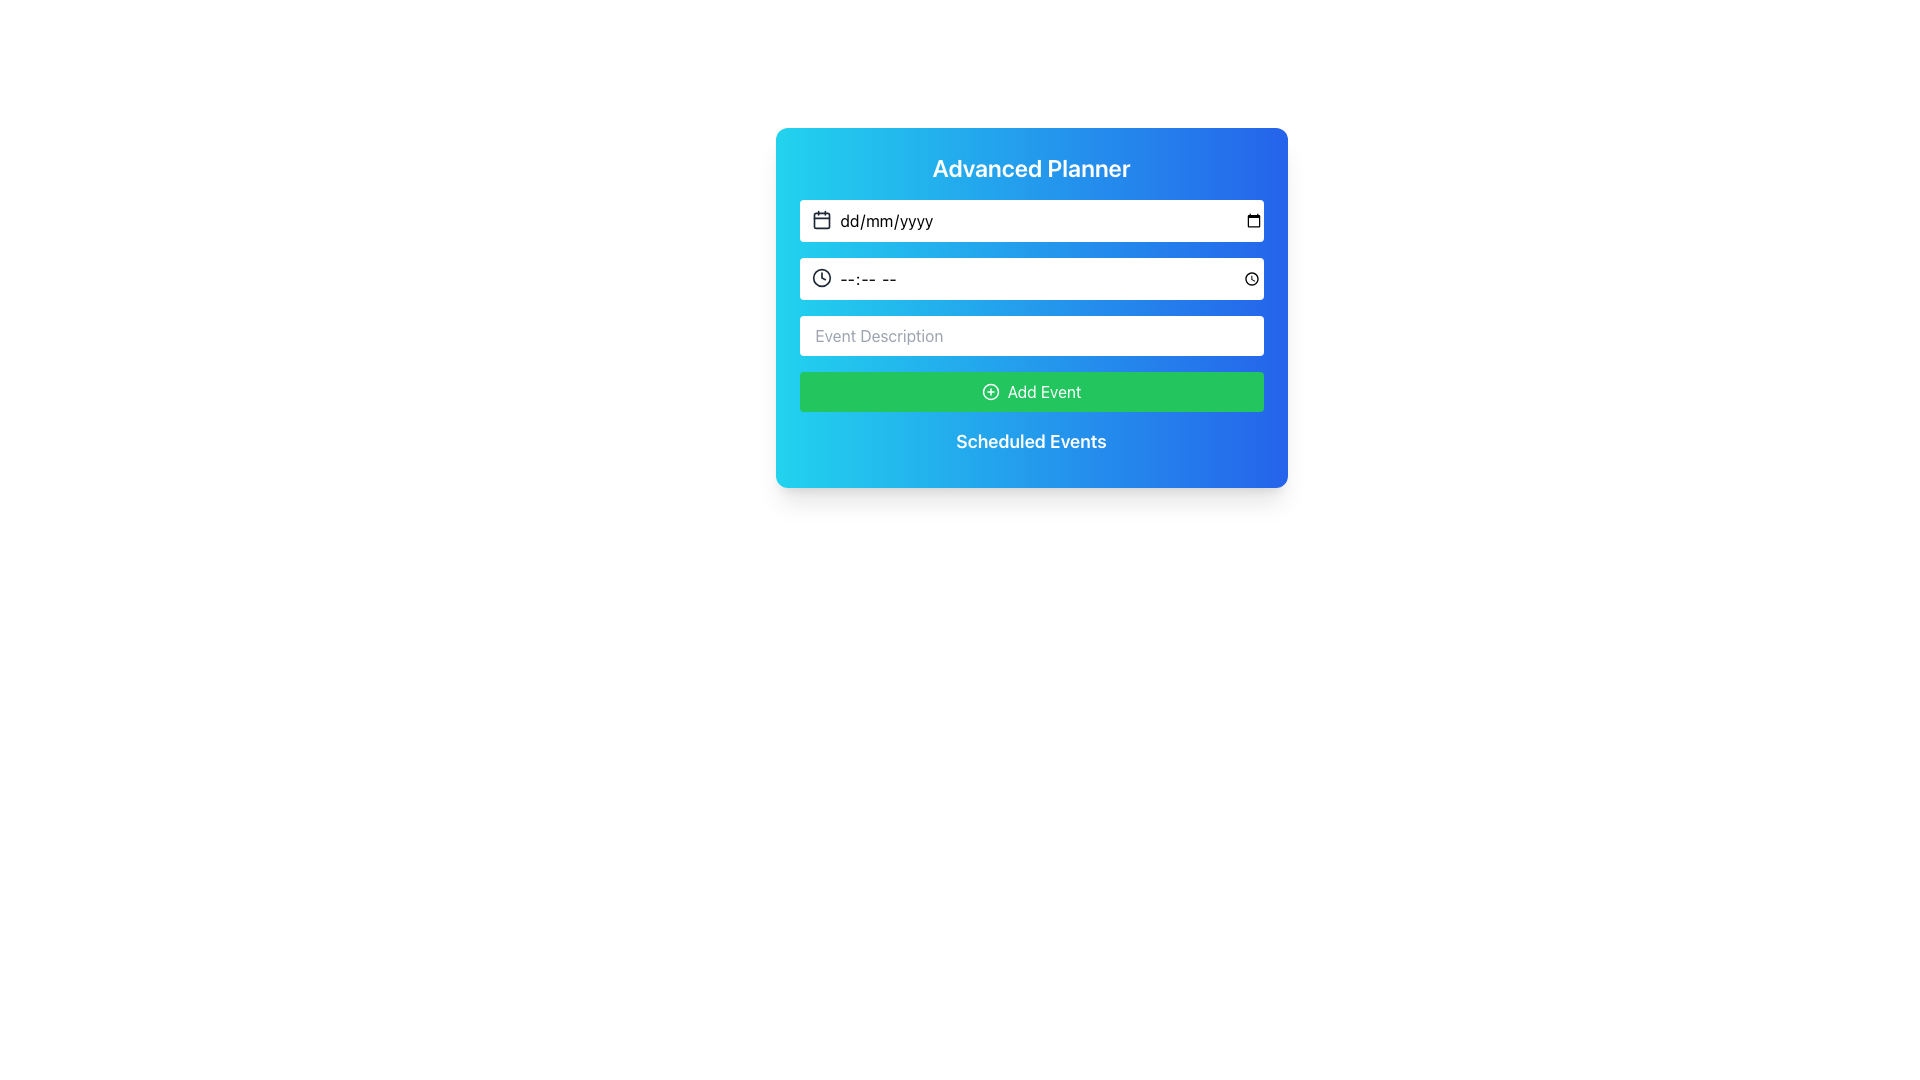 The height and width of the screenshot is (1080, 1920). Describe the element at coordinates (821, 277) in the screenshot. I see `the clock icon located in the 'Advanced Planner' section, which visually indicates the purpose of the adjacent time entry input field` at that location.